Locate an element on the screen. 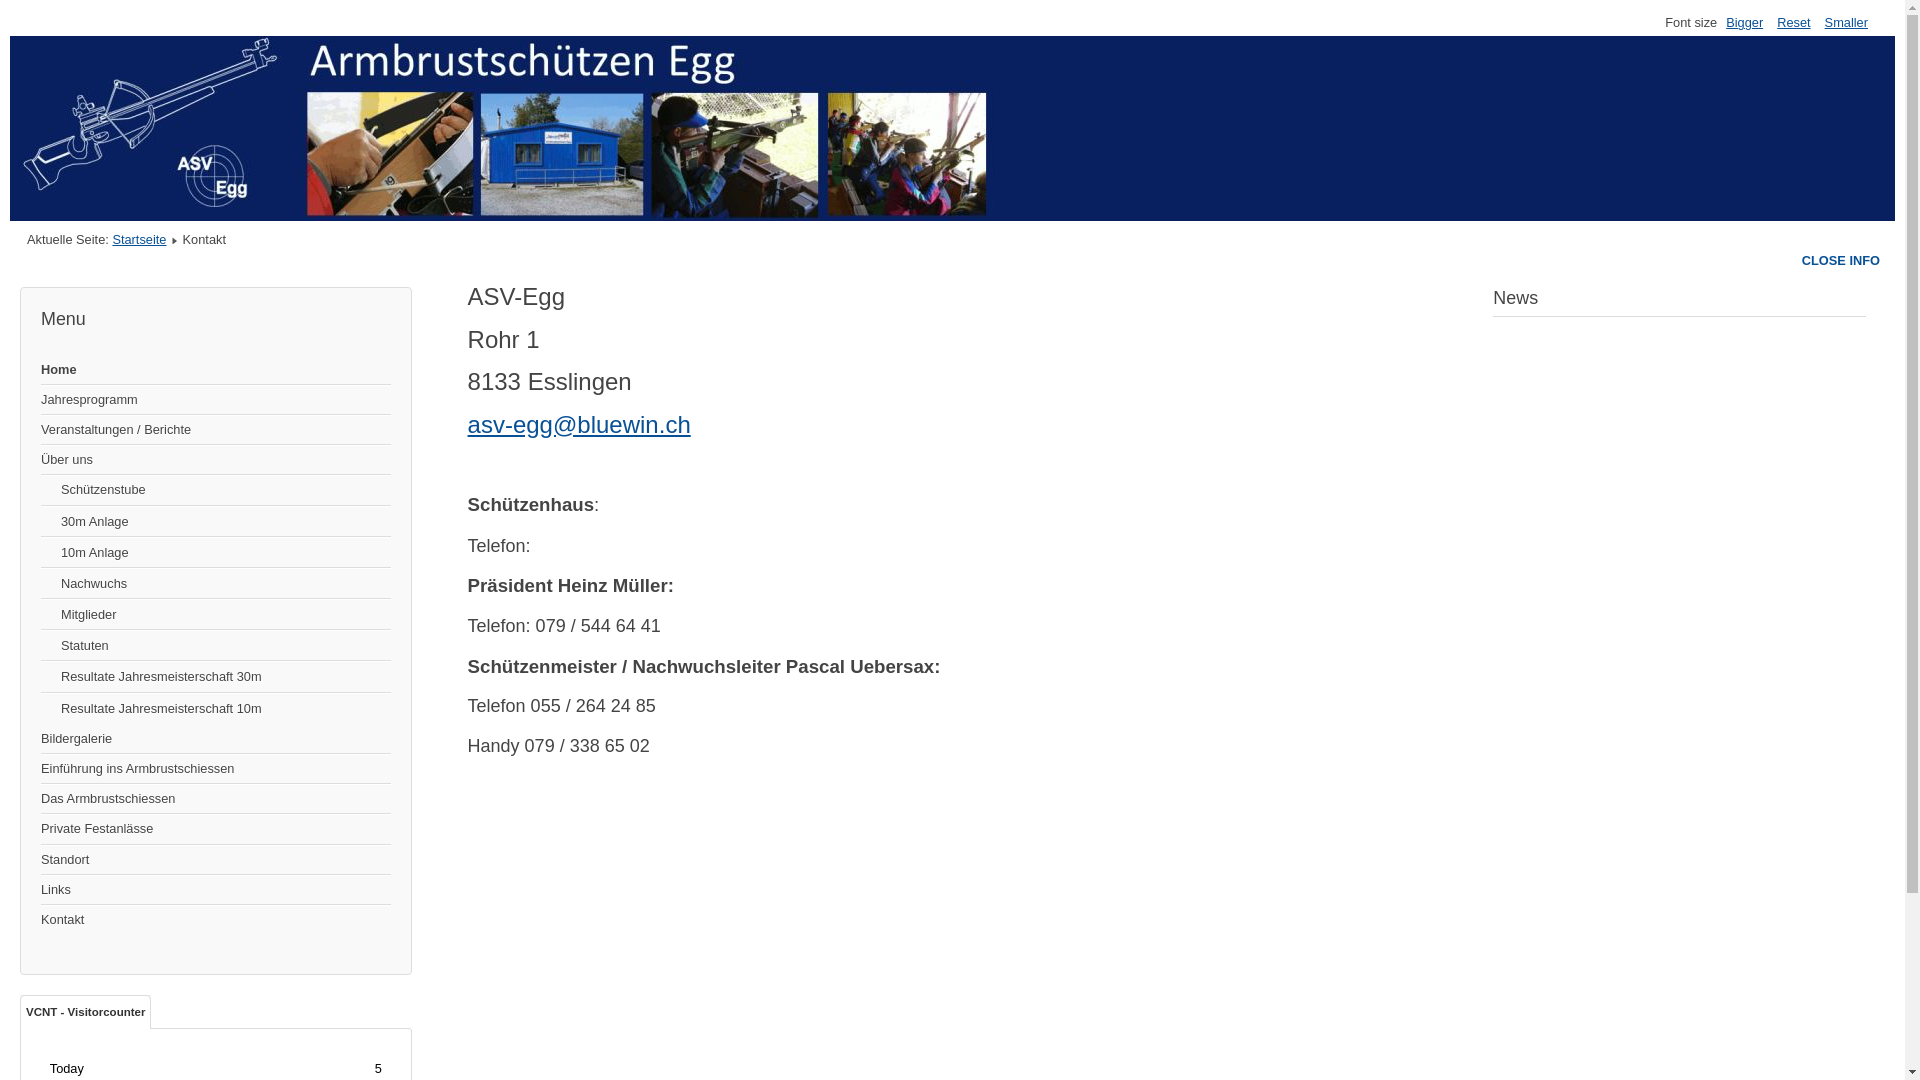 The height and width of the screenshot is (1080, 1920). 'Statuten' is located at coordinates (216, 645).